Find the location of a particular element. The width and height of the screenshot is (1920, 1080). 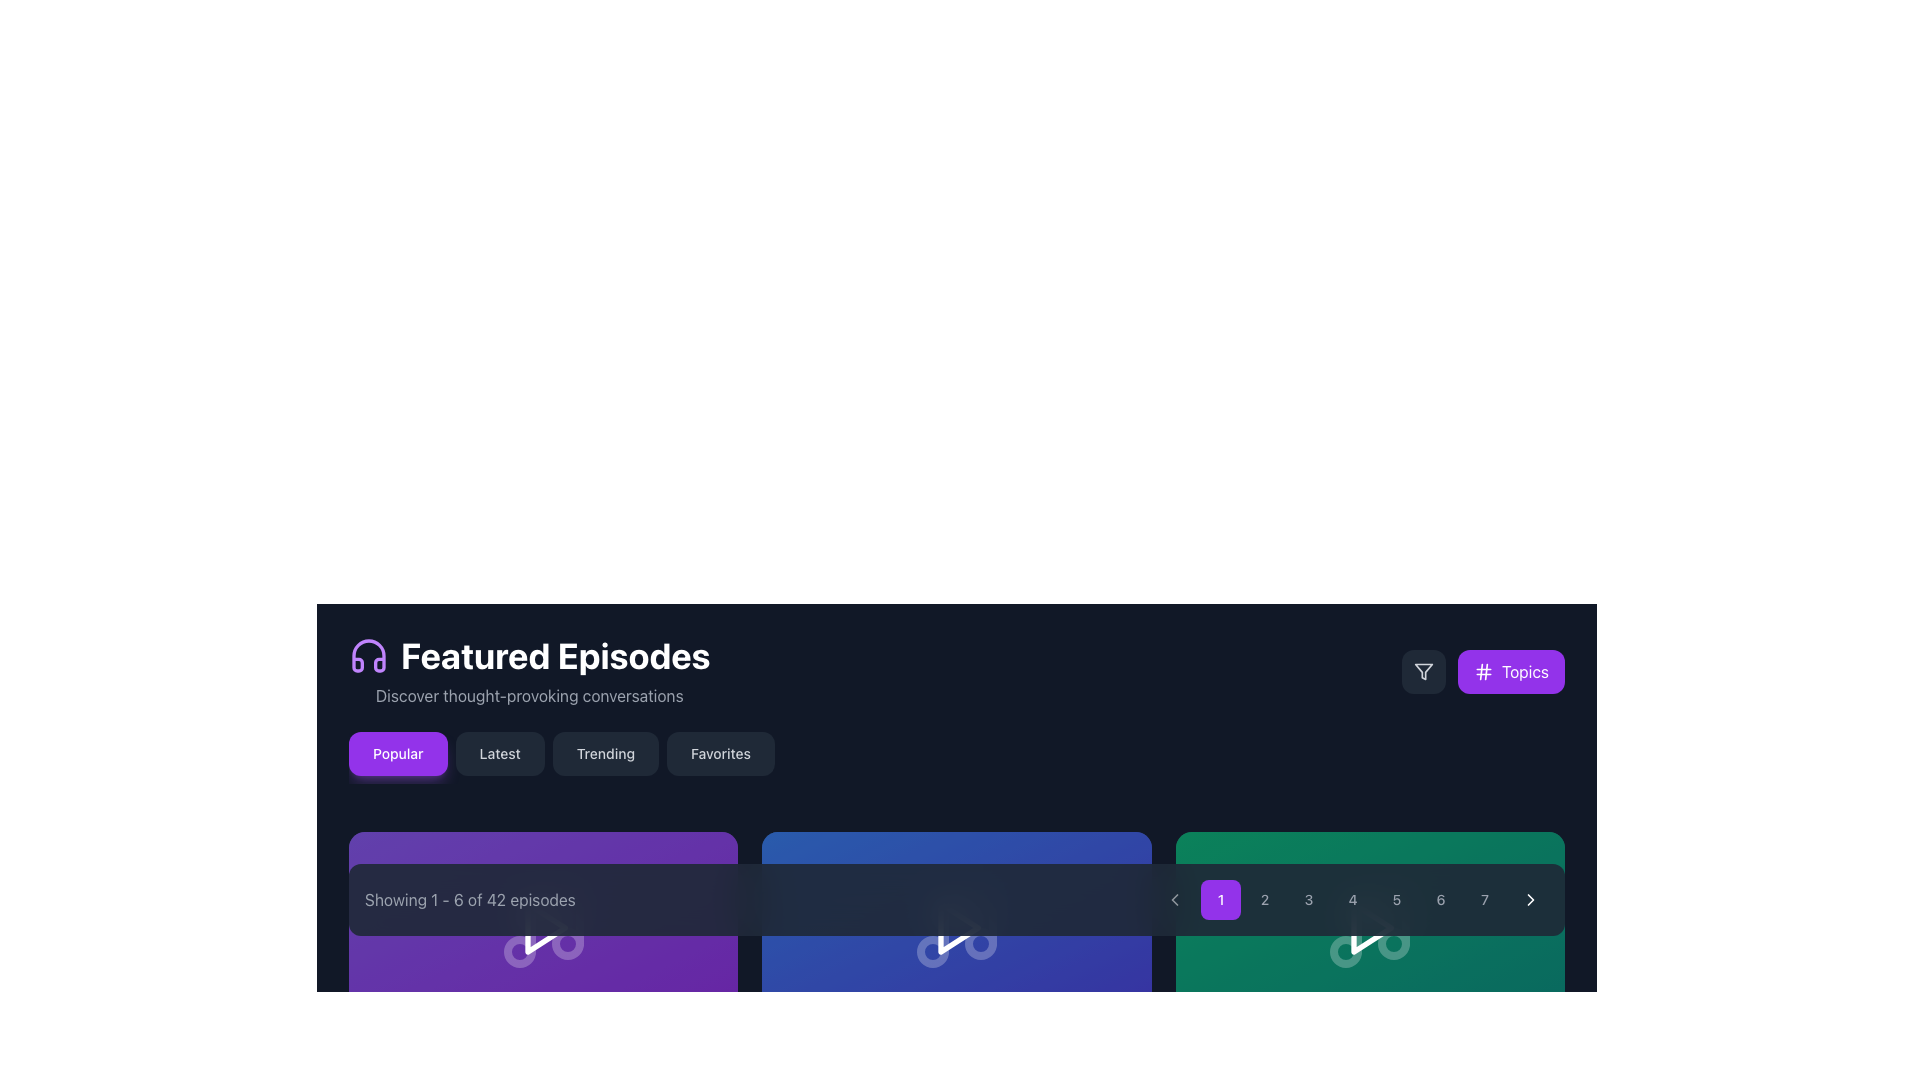

the fifth circular button in the navigation bar is located at coordinates (1395, 898).